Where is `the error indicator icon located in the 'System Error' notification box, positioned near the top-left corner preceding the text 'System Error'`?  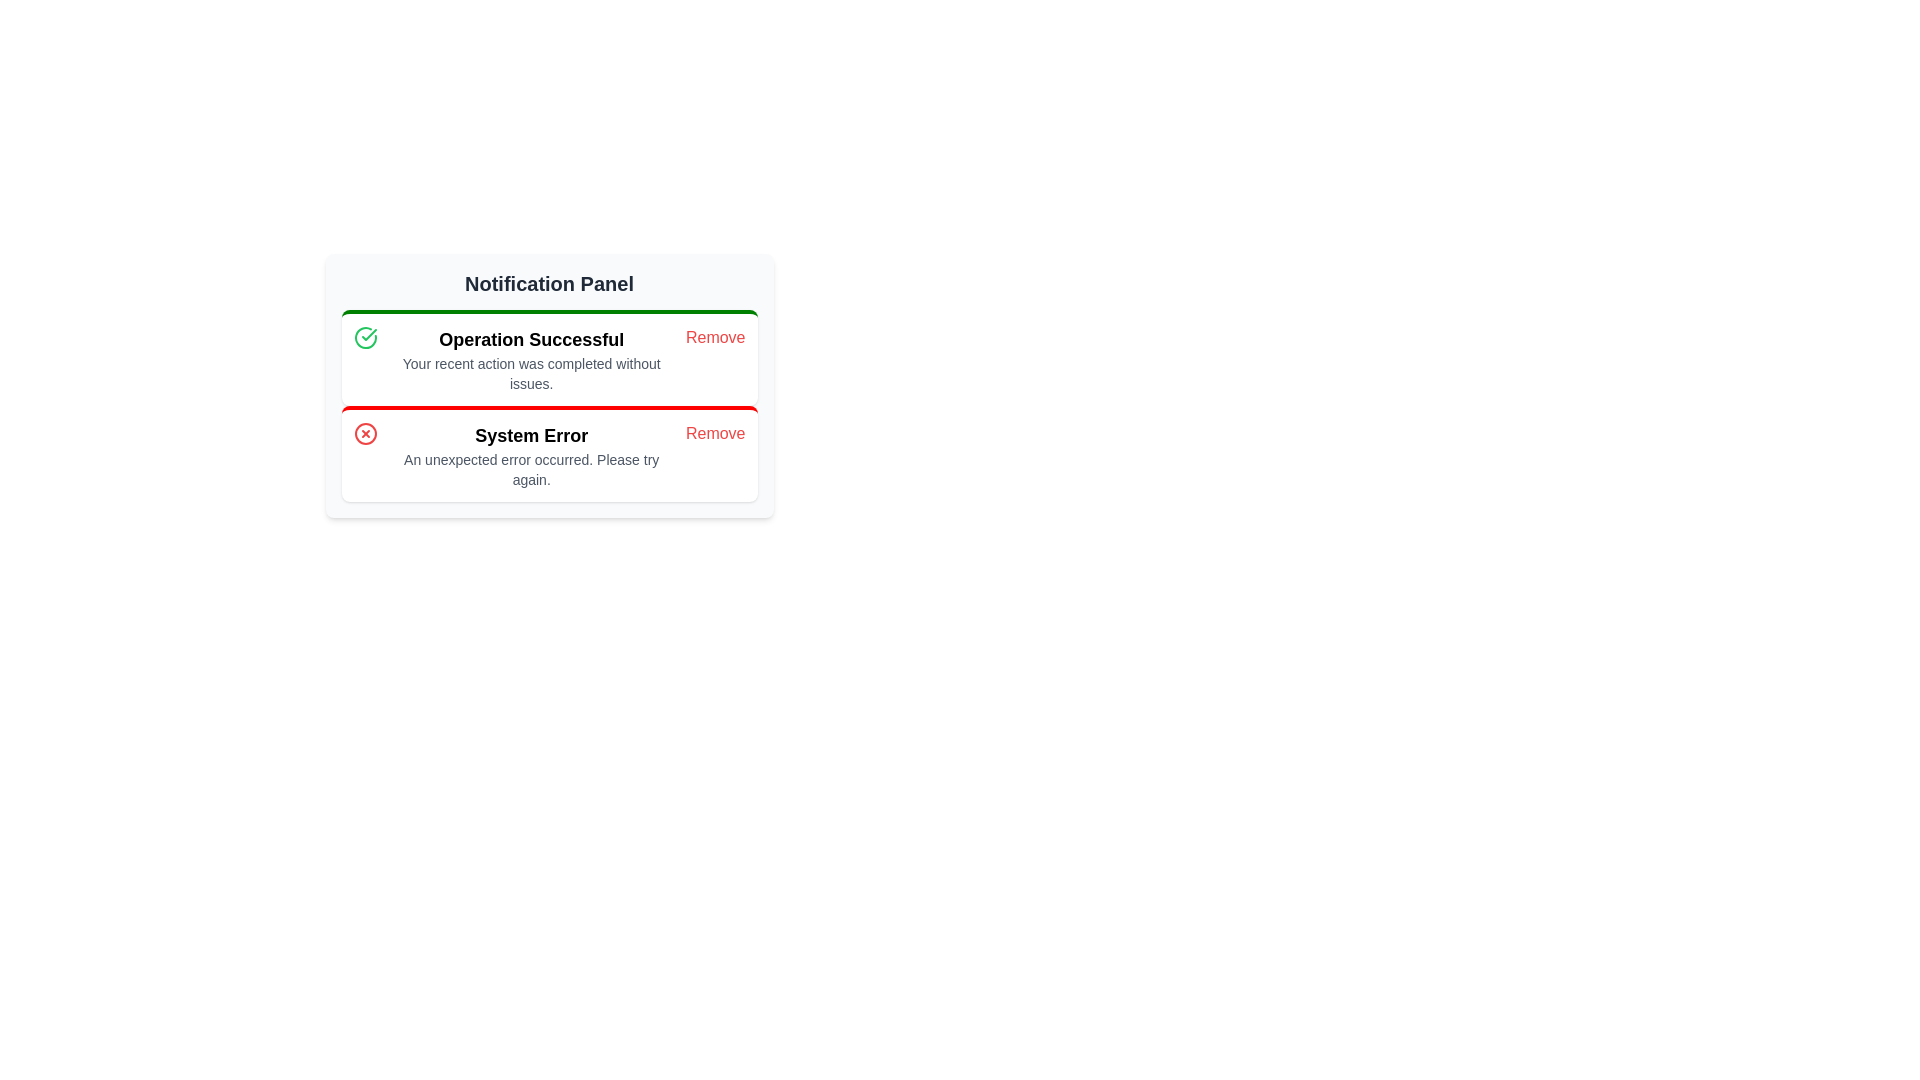 the error indicator icon located in the 'System Error' notification box, positioned near the top-left corner preceding the text 'System Error' is located at coordinates (365, 433).